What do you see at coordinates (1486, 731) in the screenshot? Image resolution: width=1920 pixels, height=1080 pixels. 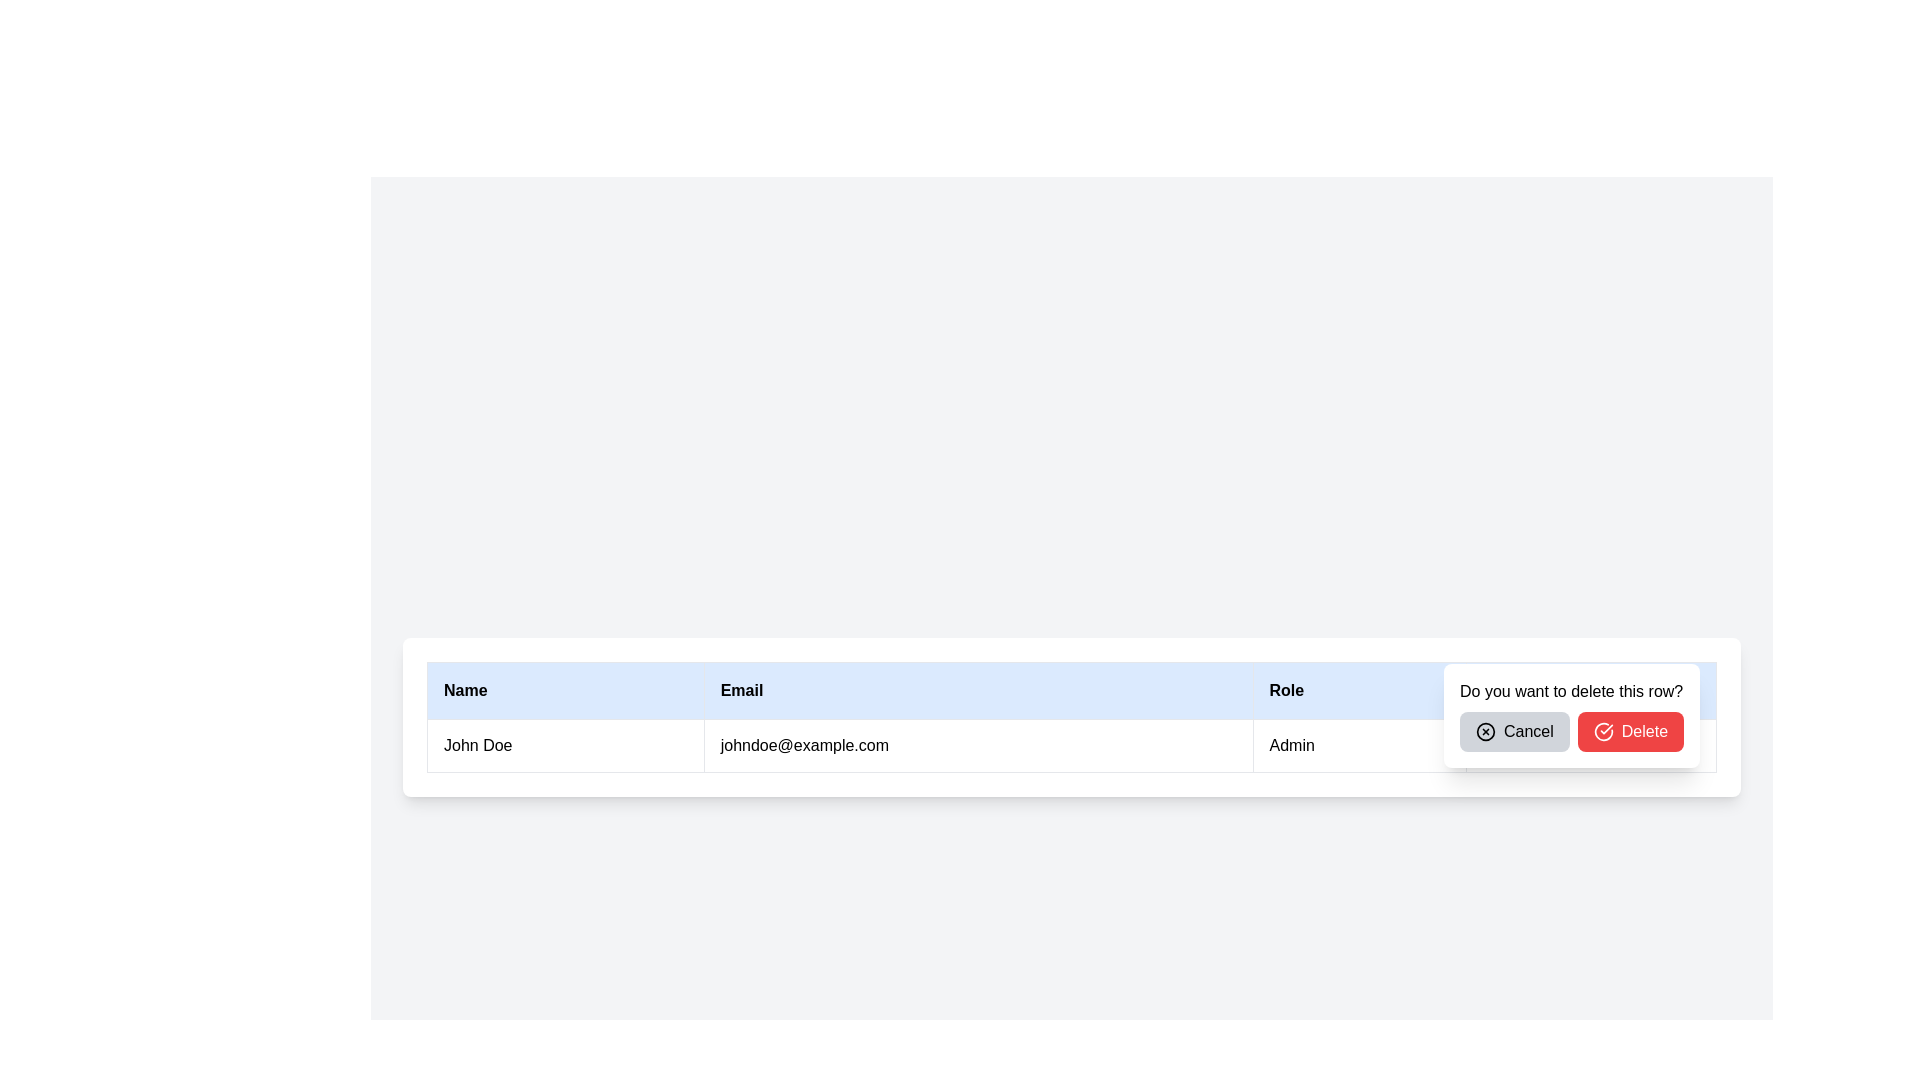 I see `the Close or Cancel icon, which is a circle with a centered cross pattern, located to the left of the 'Cancel' button in the 'Do you want to delete this row?' confirmation dialog` at bounding box center [1486, 731].